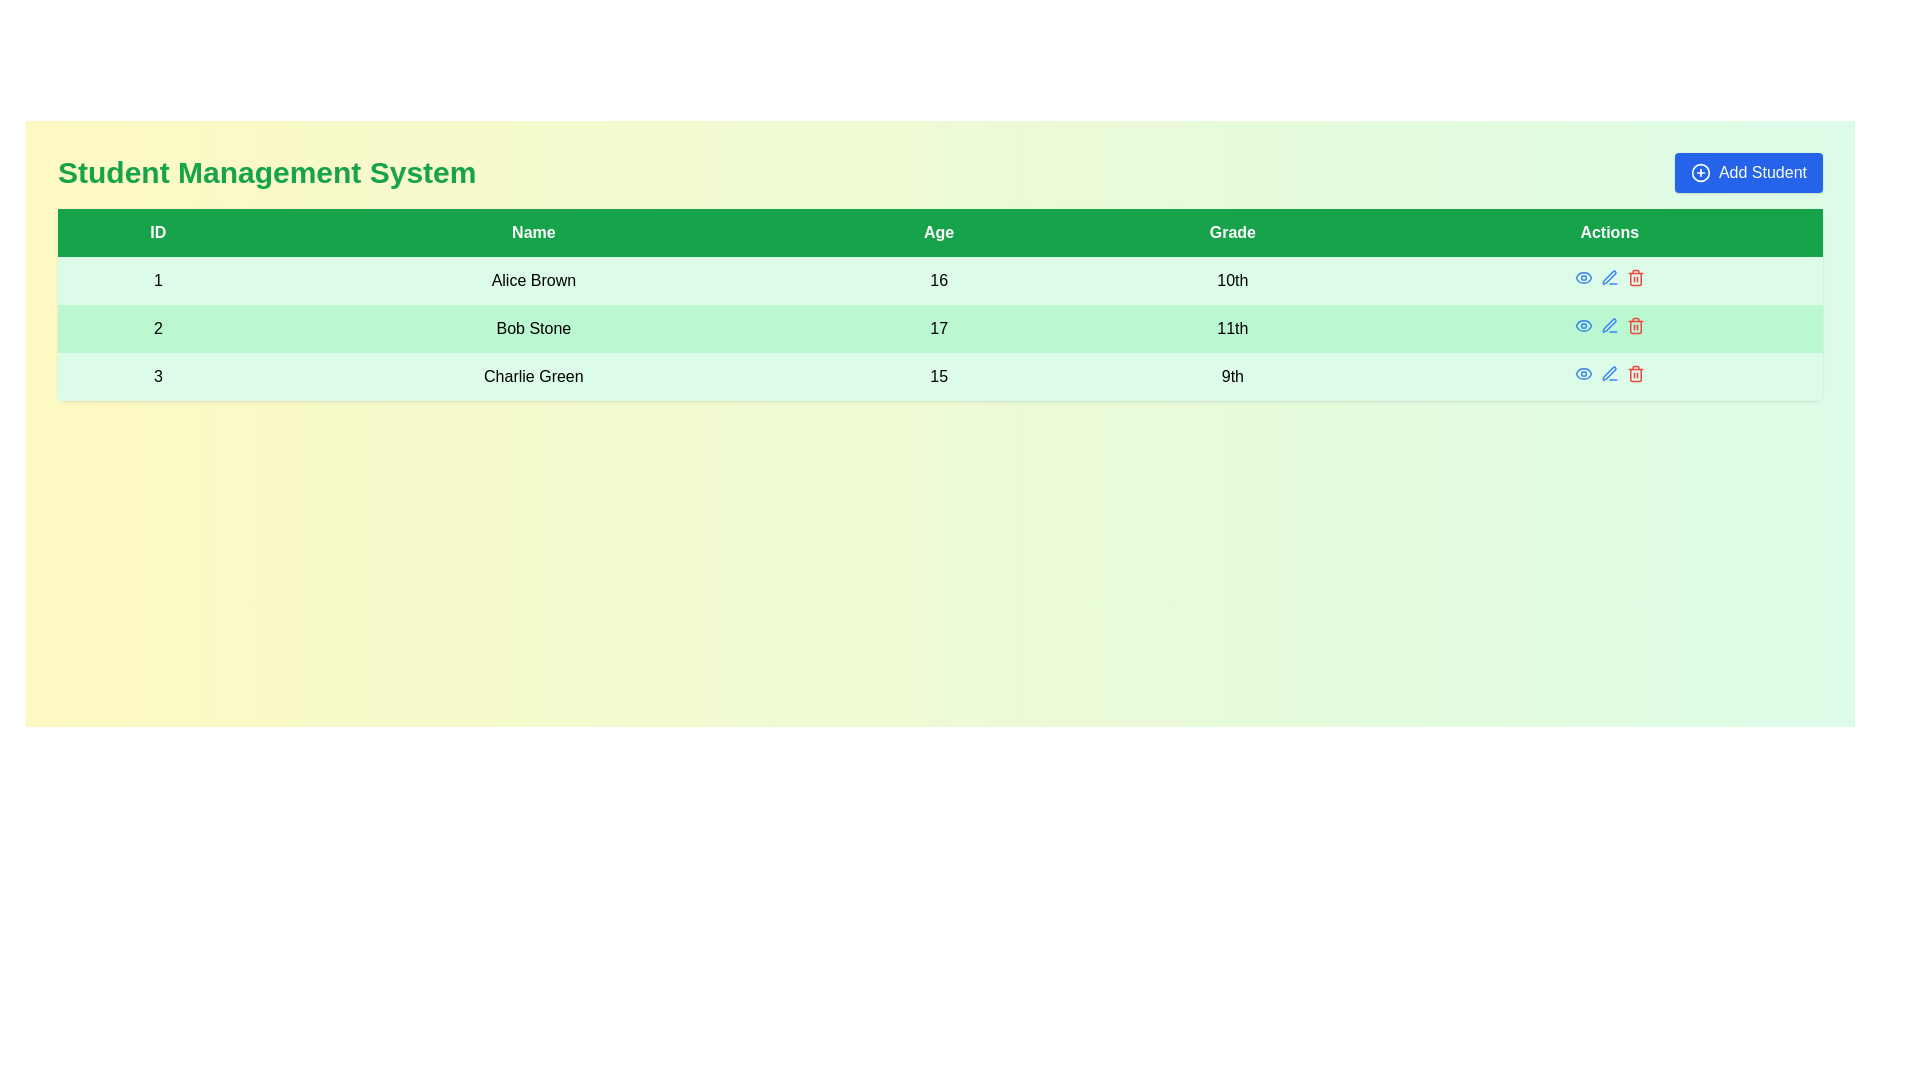 This screenshot has width=1920, height=1080. Describe the element at coordinates (1609, 325) in the screenshot. I see `the blue pen icon in the 'Actions' column for 'Bob Stone' to initiate edit mode` at that location.